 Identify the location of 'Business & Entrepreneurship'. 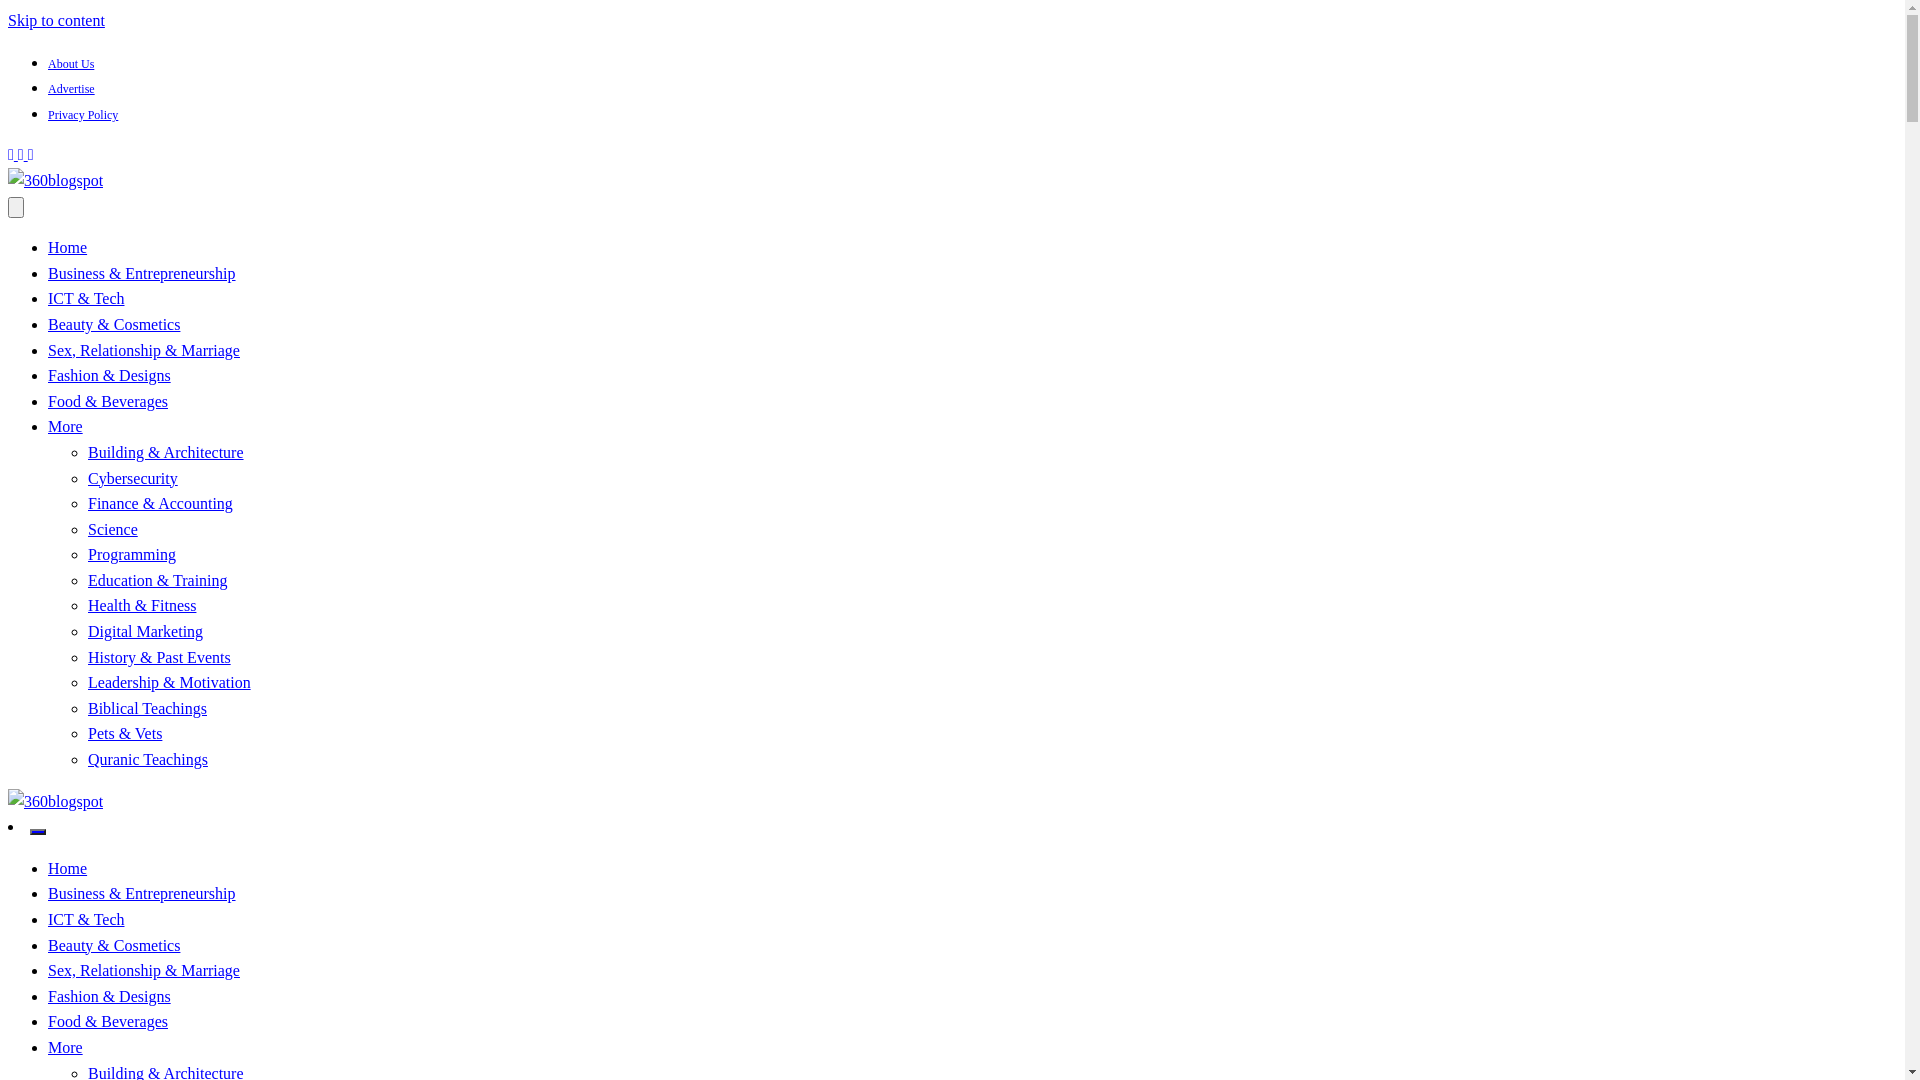
(141, 892).